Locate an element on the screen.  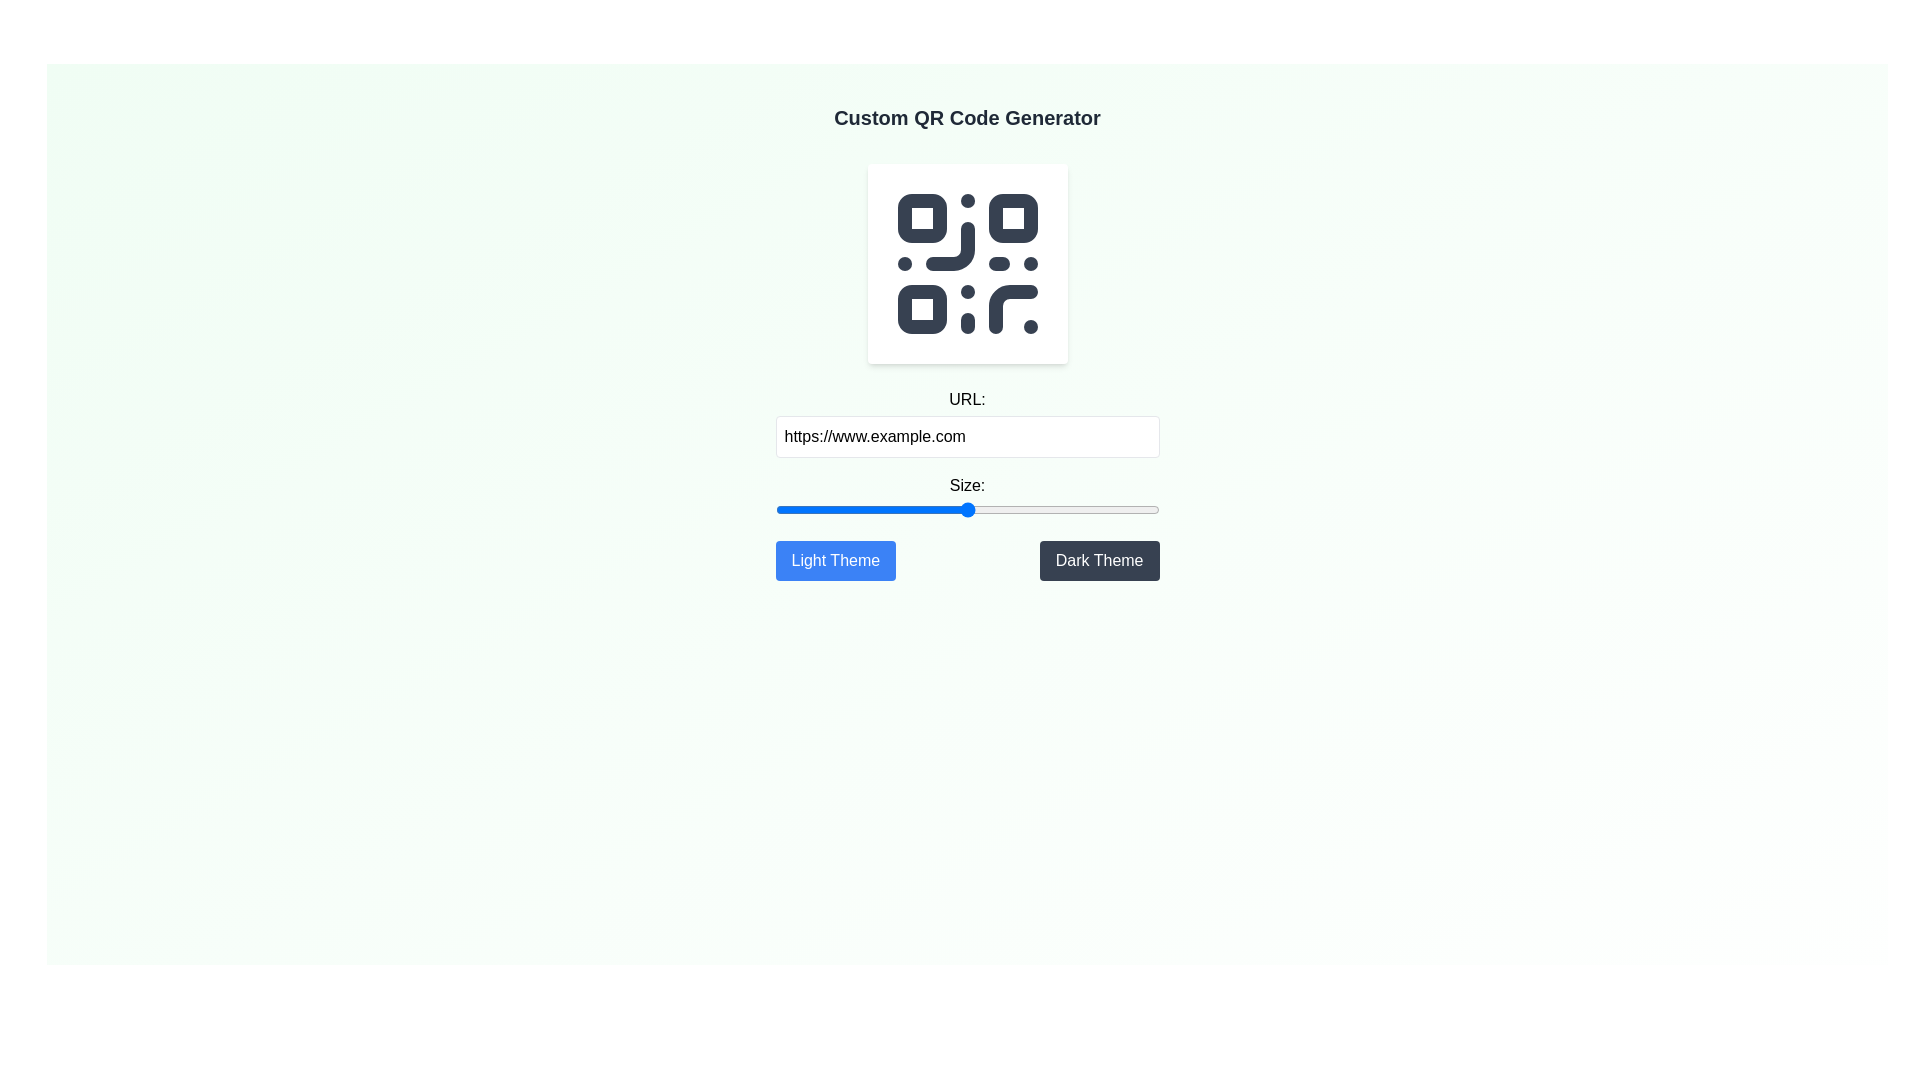
the slider is located at coordinates (1072, 508).